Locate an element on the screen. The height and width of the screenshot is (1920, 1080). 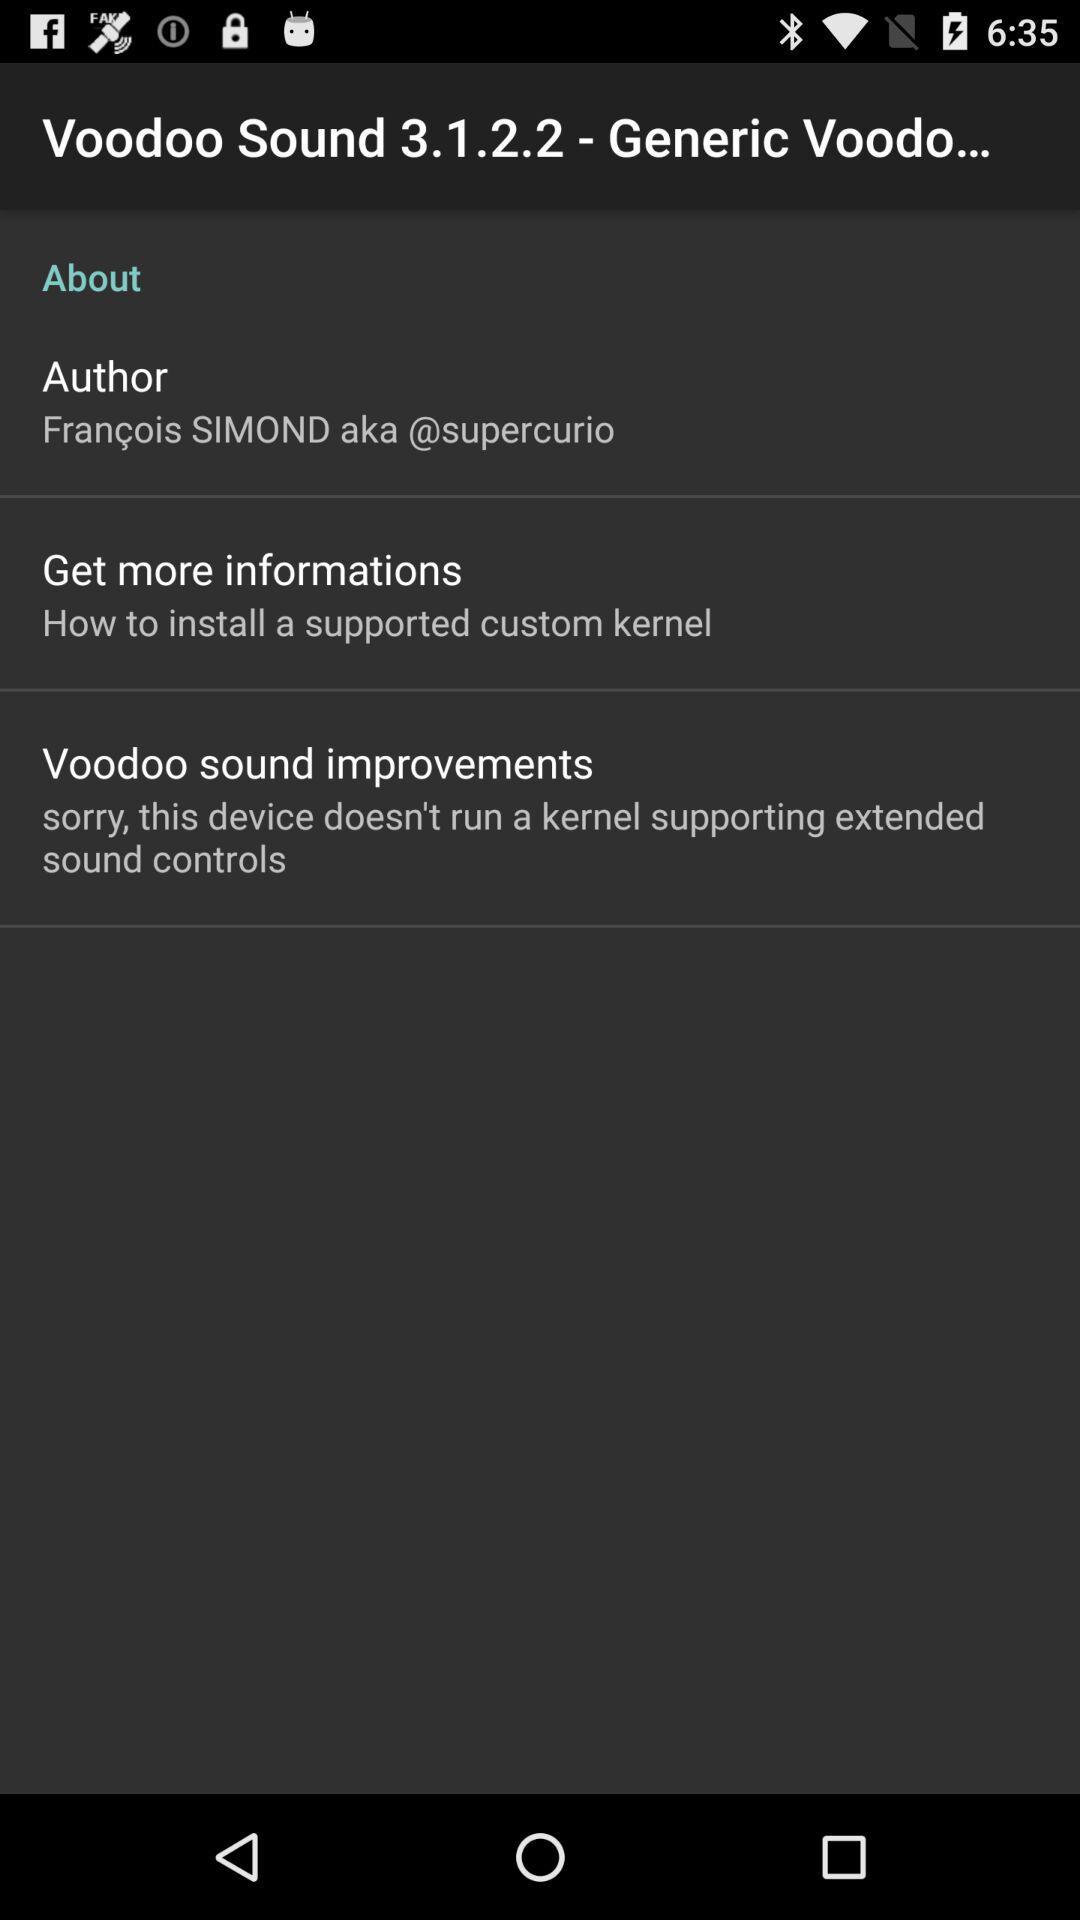
icon above the how to install app is located at coordinates (251, 567).